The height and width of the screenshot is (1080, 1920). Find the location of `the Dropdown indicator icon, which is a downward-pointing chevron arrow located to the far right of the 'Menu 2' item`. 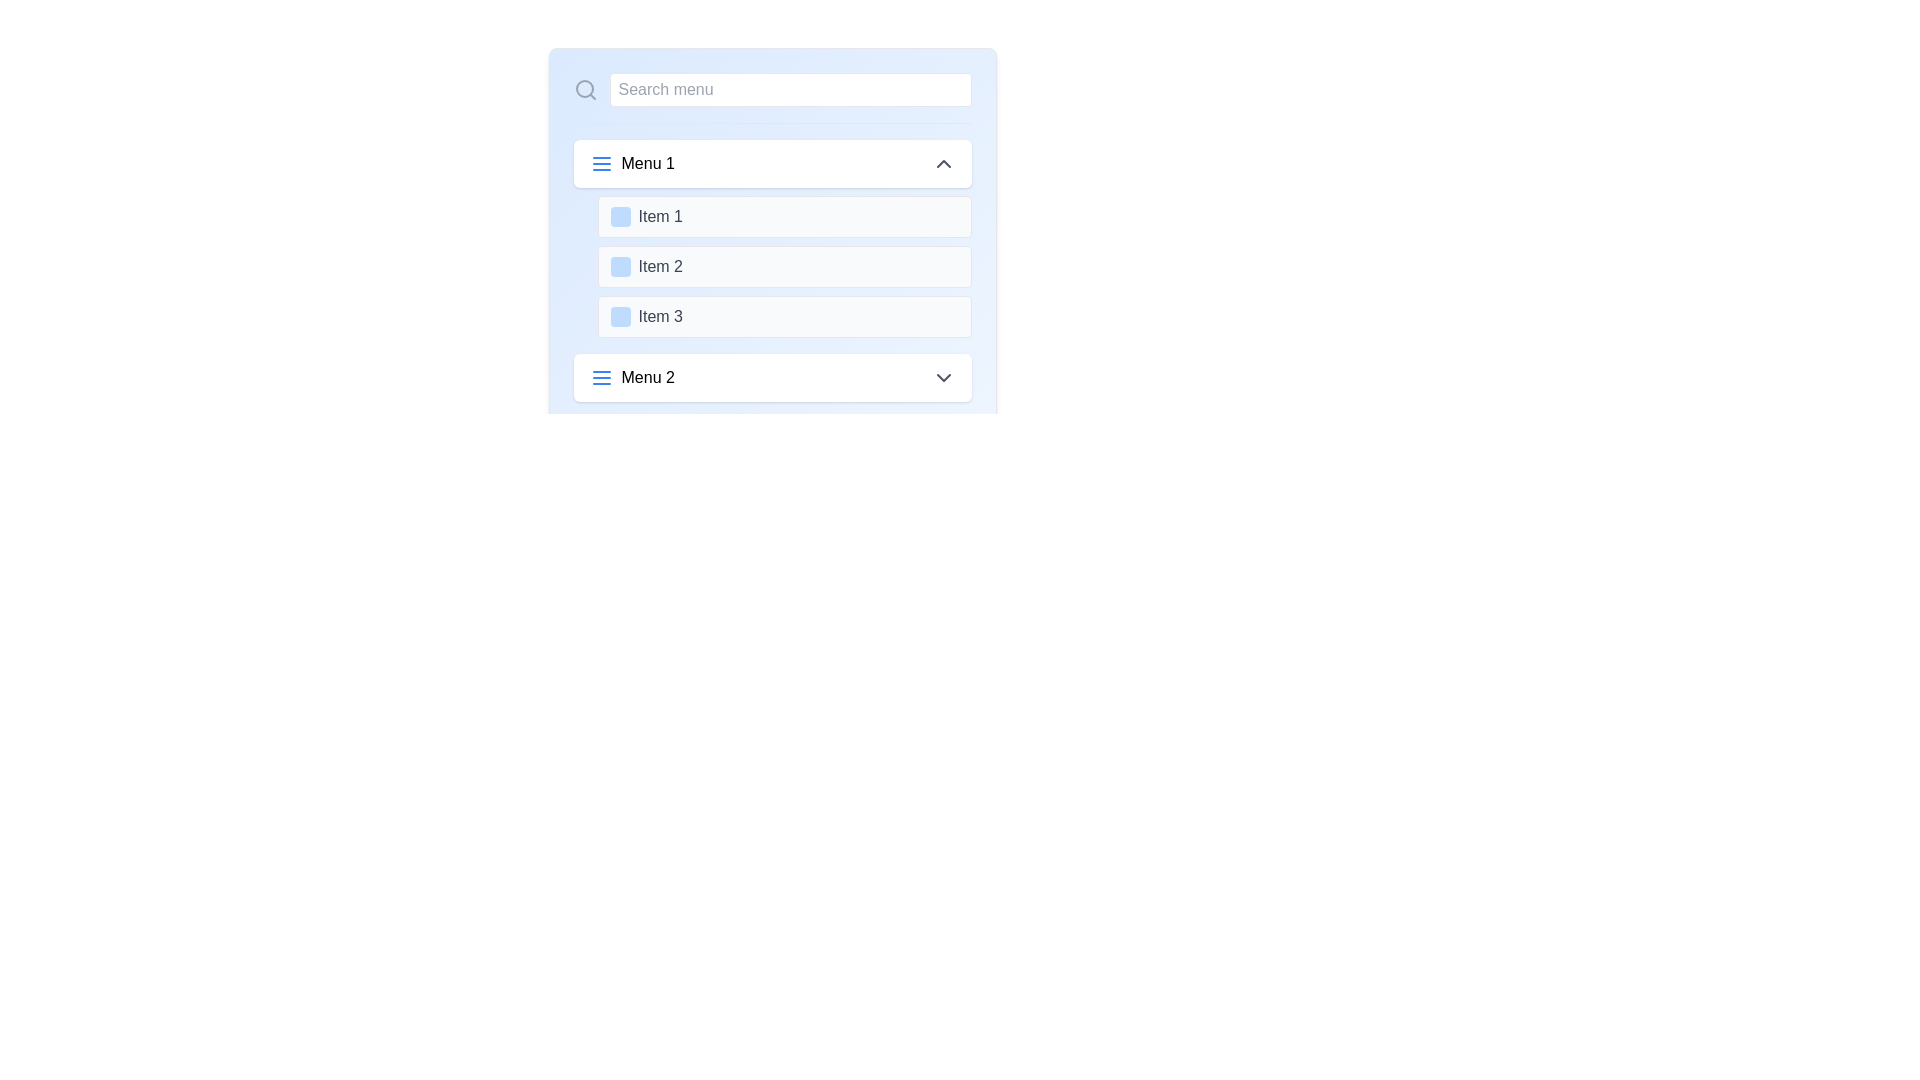

the Dropdown indicator icon, which is a downward-pointing chevron arrow located to the far right of the 'Menu 2' item is located at coordinates (942, 378).